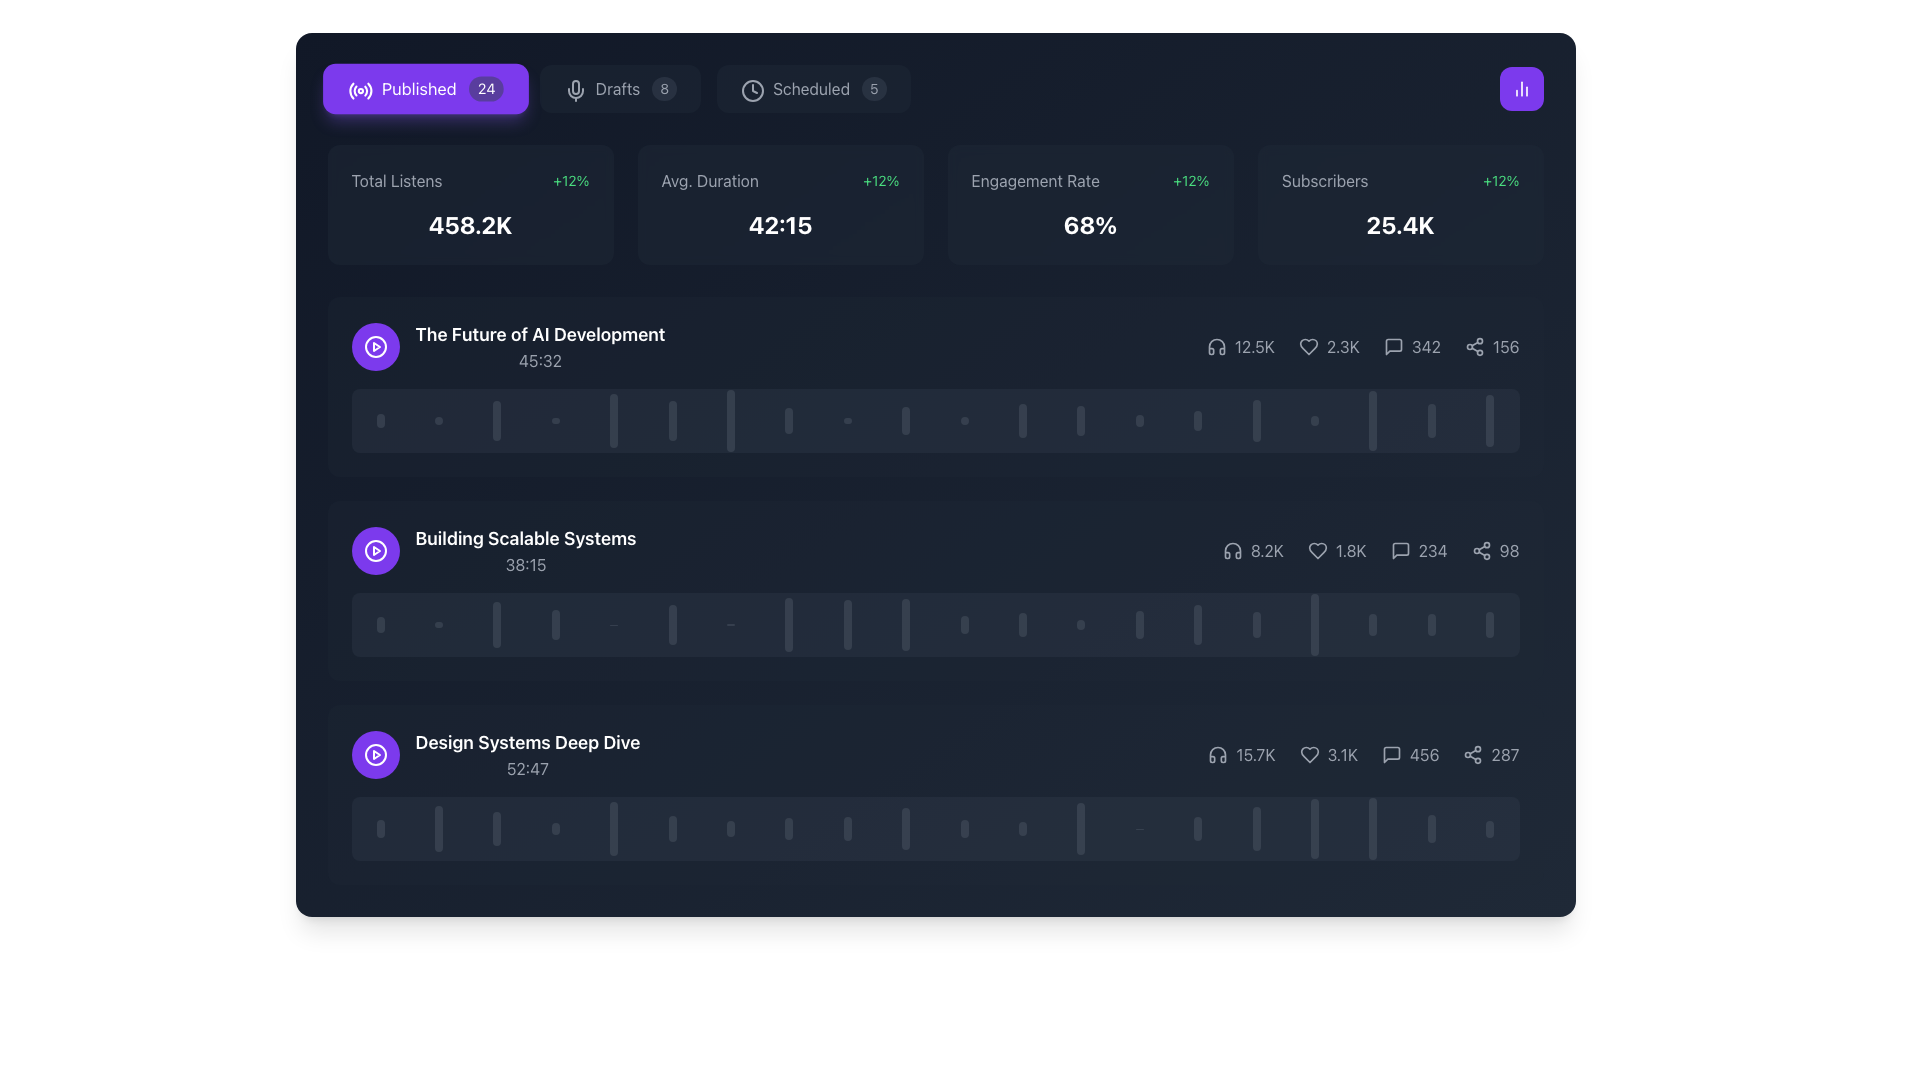 The image size is (1920, 1080). Describe the element at coordinates (1495, 551) in the screenshot. I see `the static text '98' with the share icon, which is positioned at the end of the second card's row of statistics` at that location.